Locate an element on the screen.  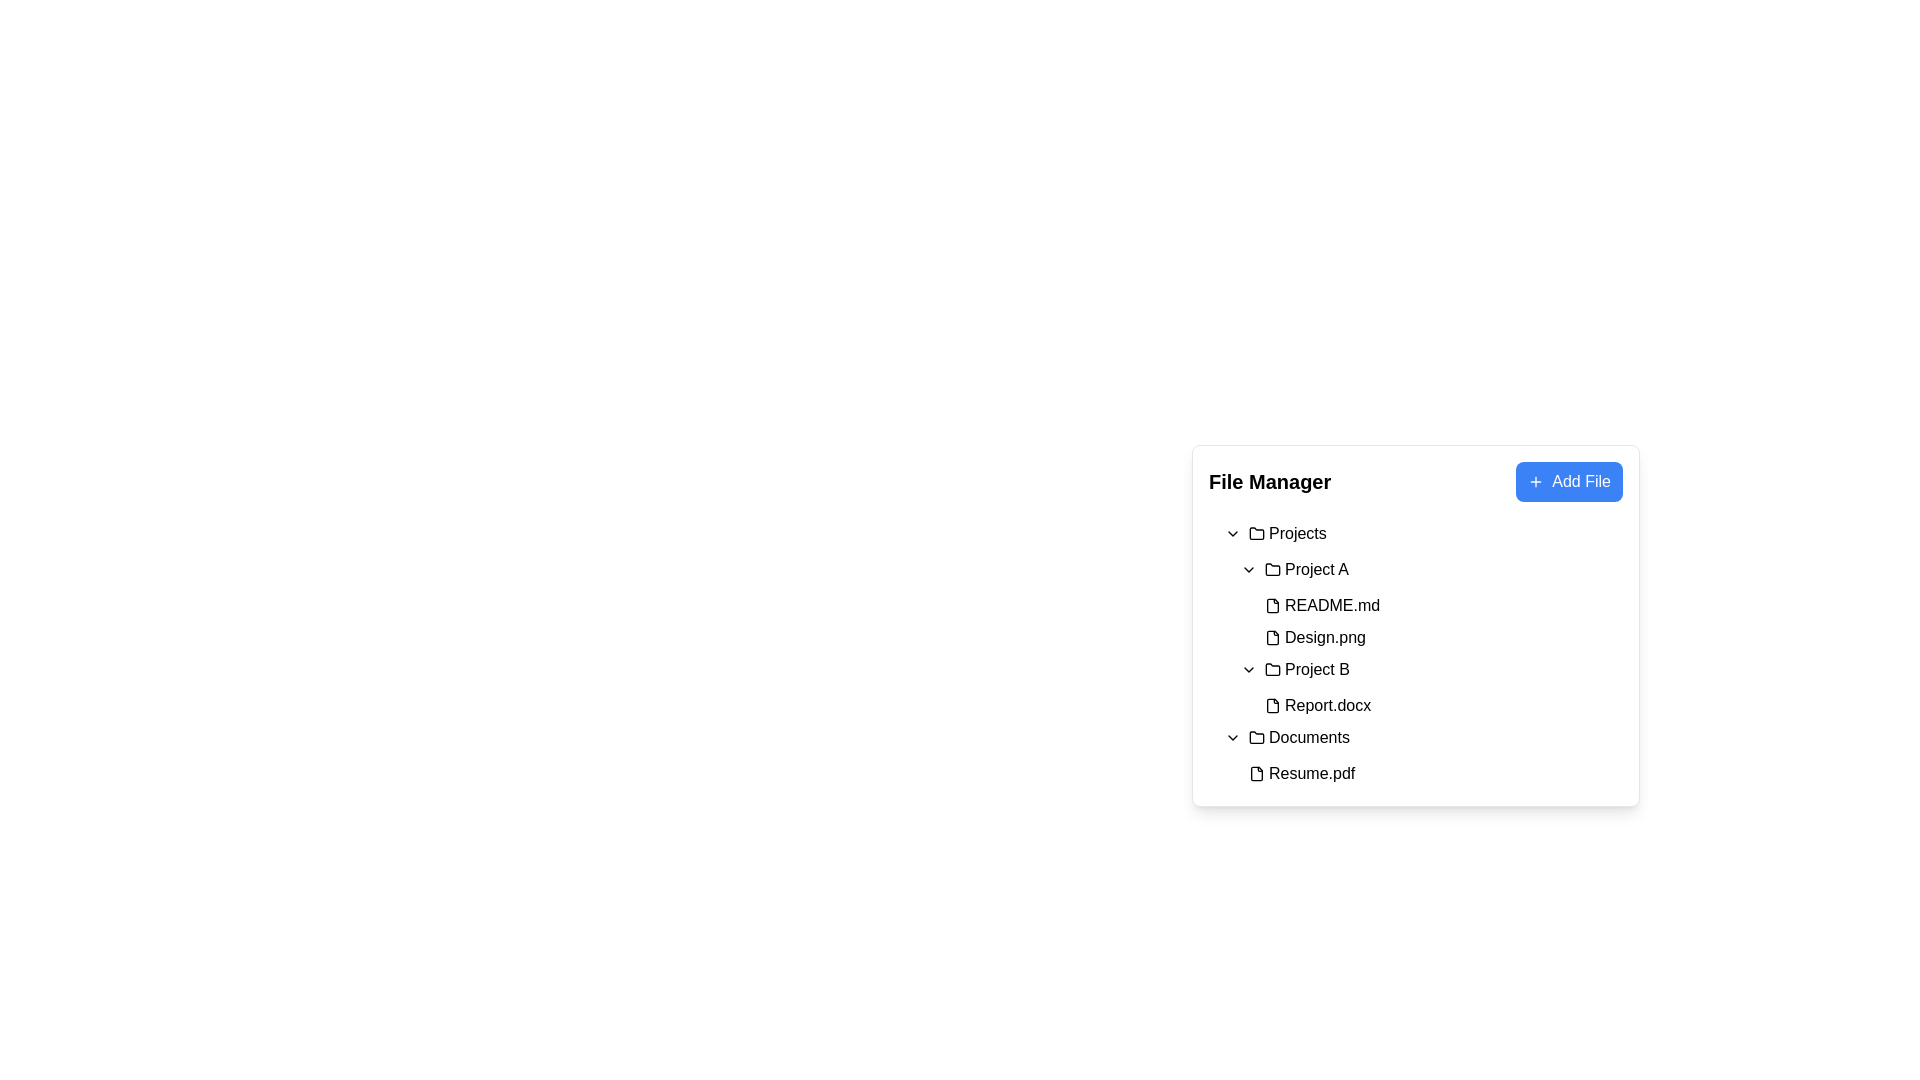
the List of file items under the 'Projects' section is located at coordinates (1415, 619).